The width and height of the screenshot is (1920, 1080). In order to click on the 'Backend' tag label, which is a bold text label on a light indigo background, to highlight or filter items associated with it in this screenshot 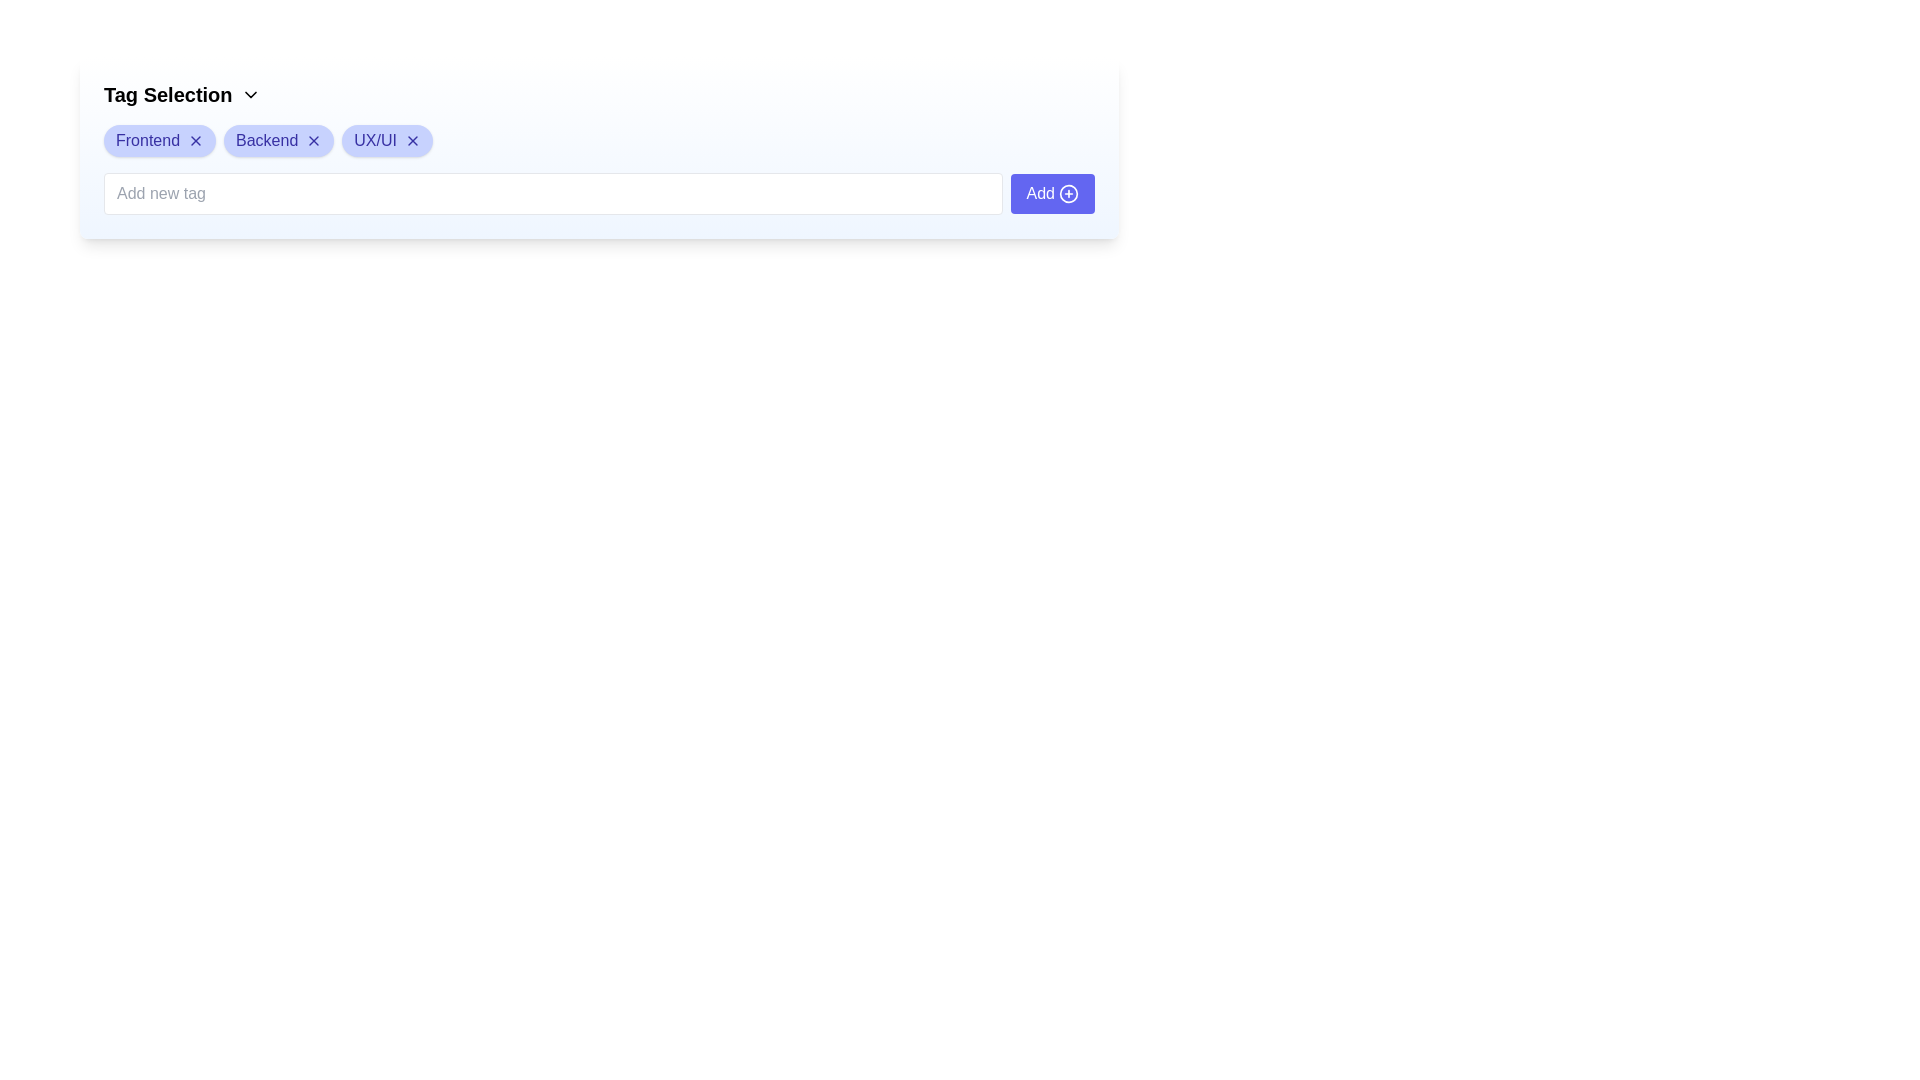, I will do `click(266, 140)`.